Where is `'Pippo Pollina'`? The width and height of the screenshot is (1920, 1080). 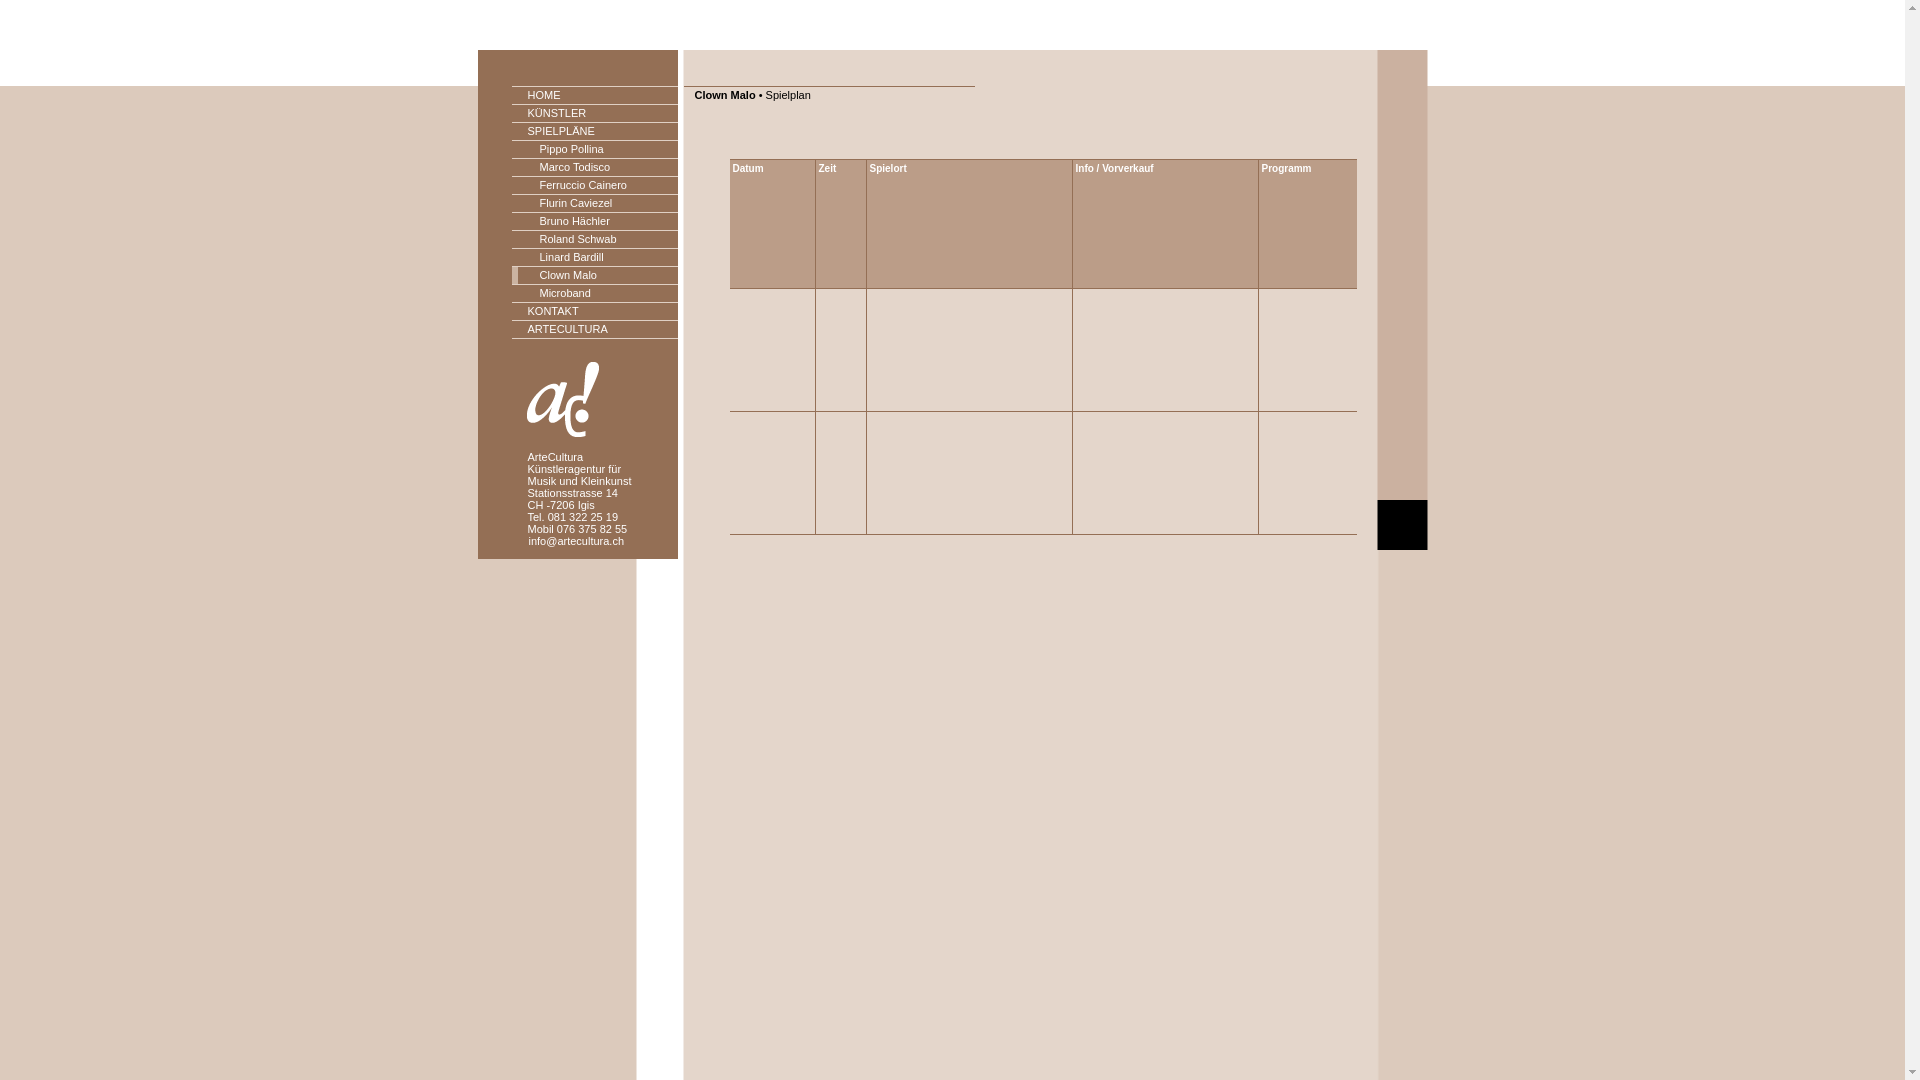 'Pippo Pollina' is located at coordinates (594, 149).